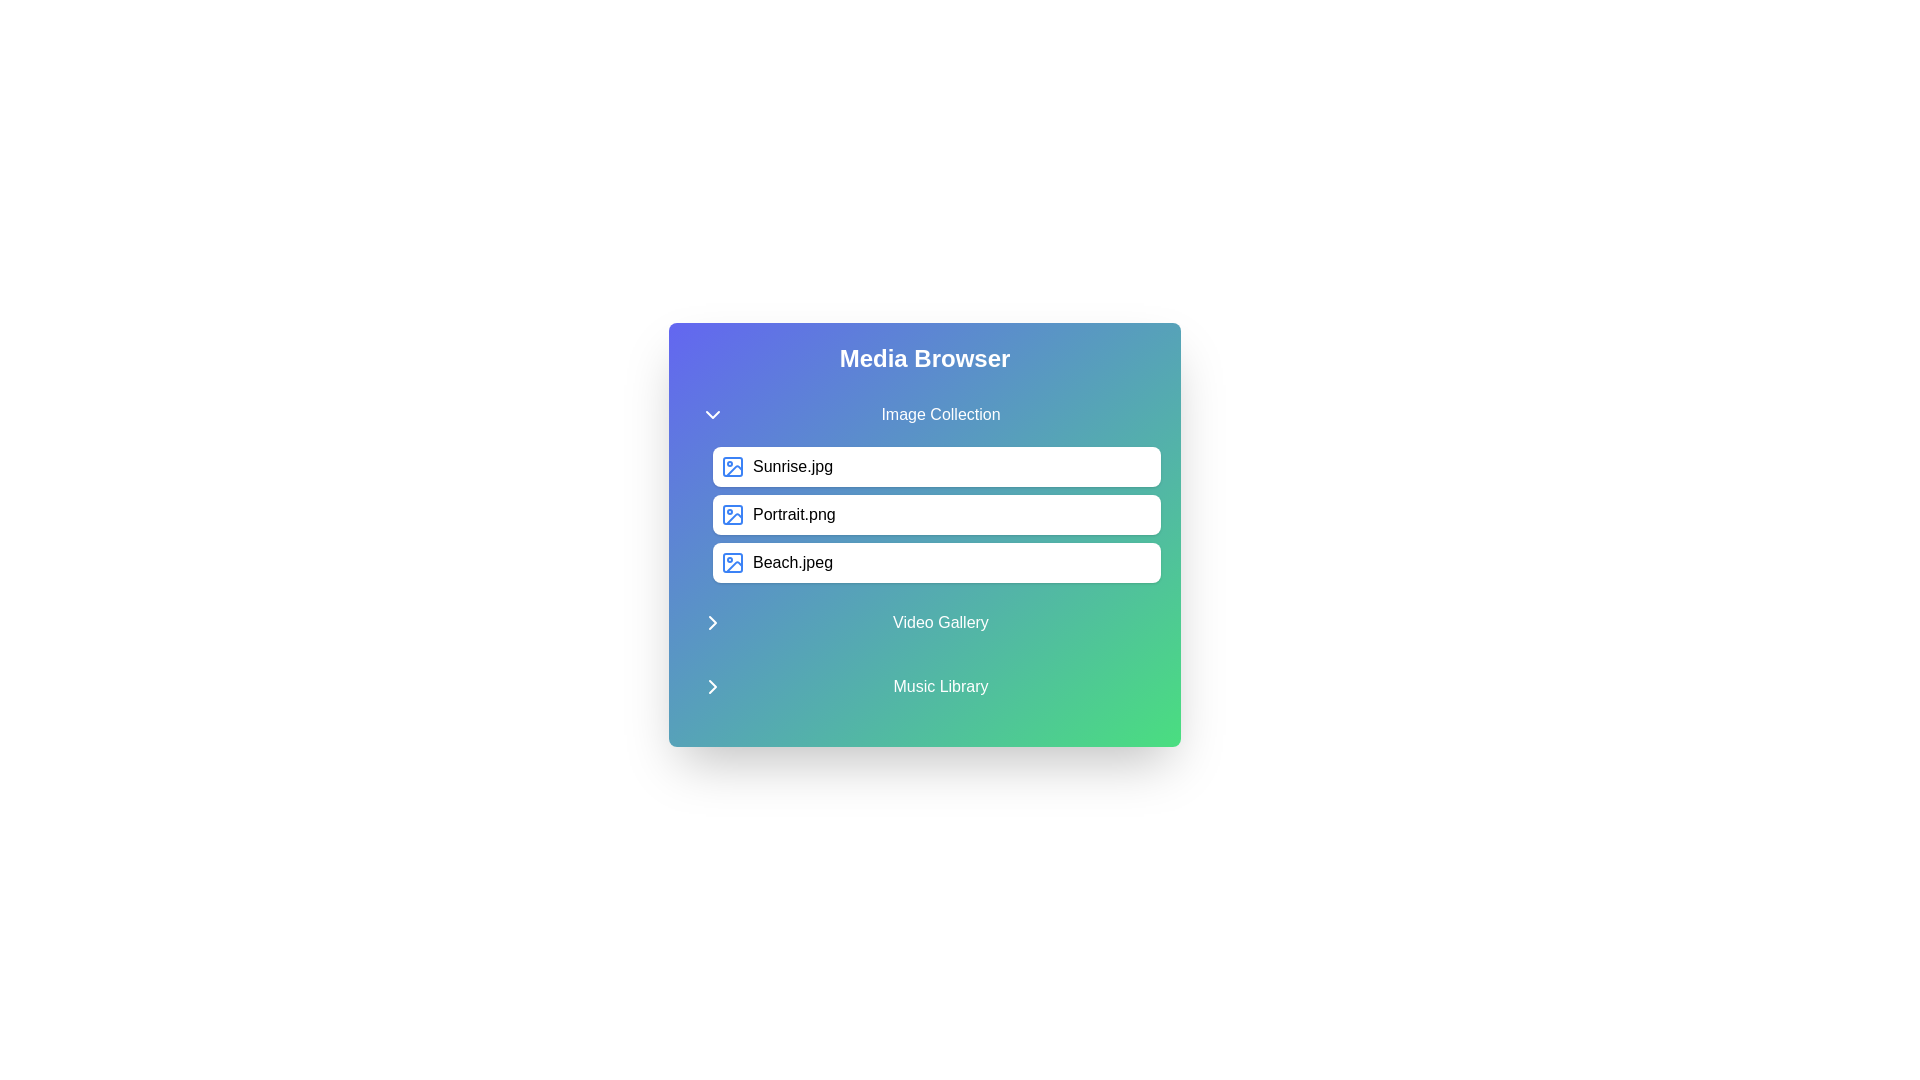  Describe the element at coordinates (935, 466) in the screenshot. I see `the media item Sunrise.jpg from the list` at that location.